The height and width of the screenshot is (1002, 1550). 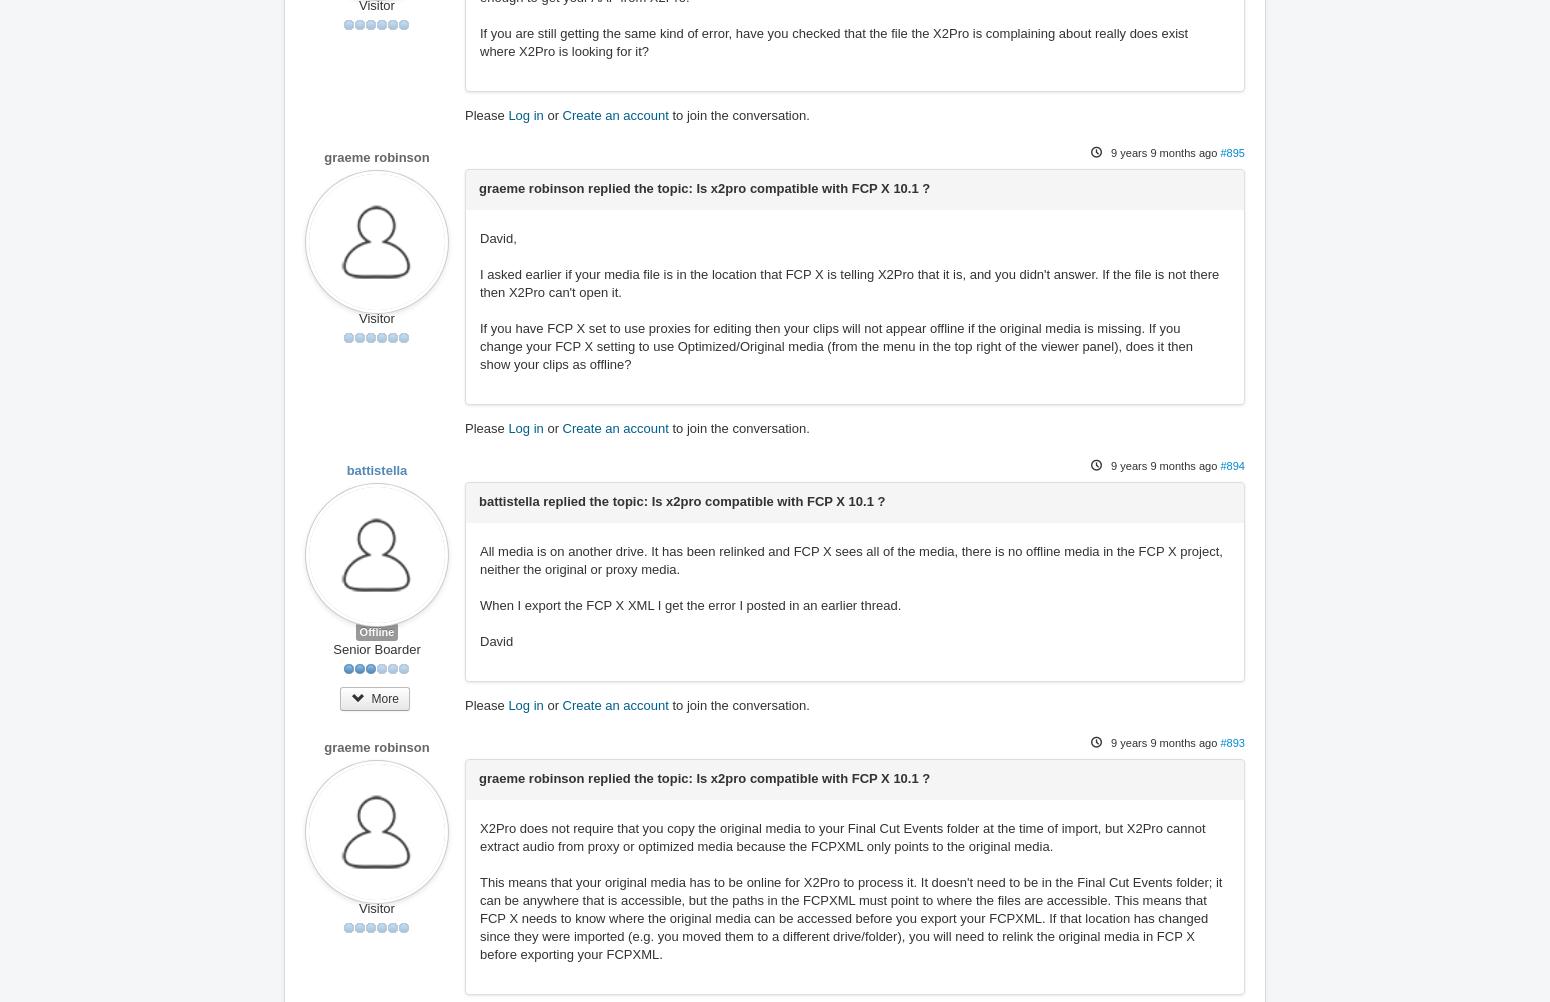 I want to click on 'This means that your original media has to be online for X2Pro to process it. It doesn't need to be  in the Final Cut Events folder; it can be anywhere that is accessible, but the paths in the FCPXML must point to where the files are accessible. This means that FCP X needs to know where the original media can be accessed before you export your FCPXML. If that location has changed since they were imported (e.g. you moved them to a different drive/folder), you will need to relink the original media in FCP X before exporting your FCPXML.', so click(x=849, y=918).